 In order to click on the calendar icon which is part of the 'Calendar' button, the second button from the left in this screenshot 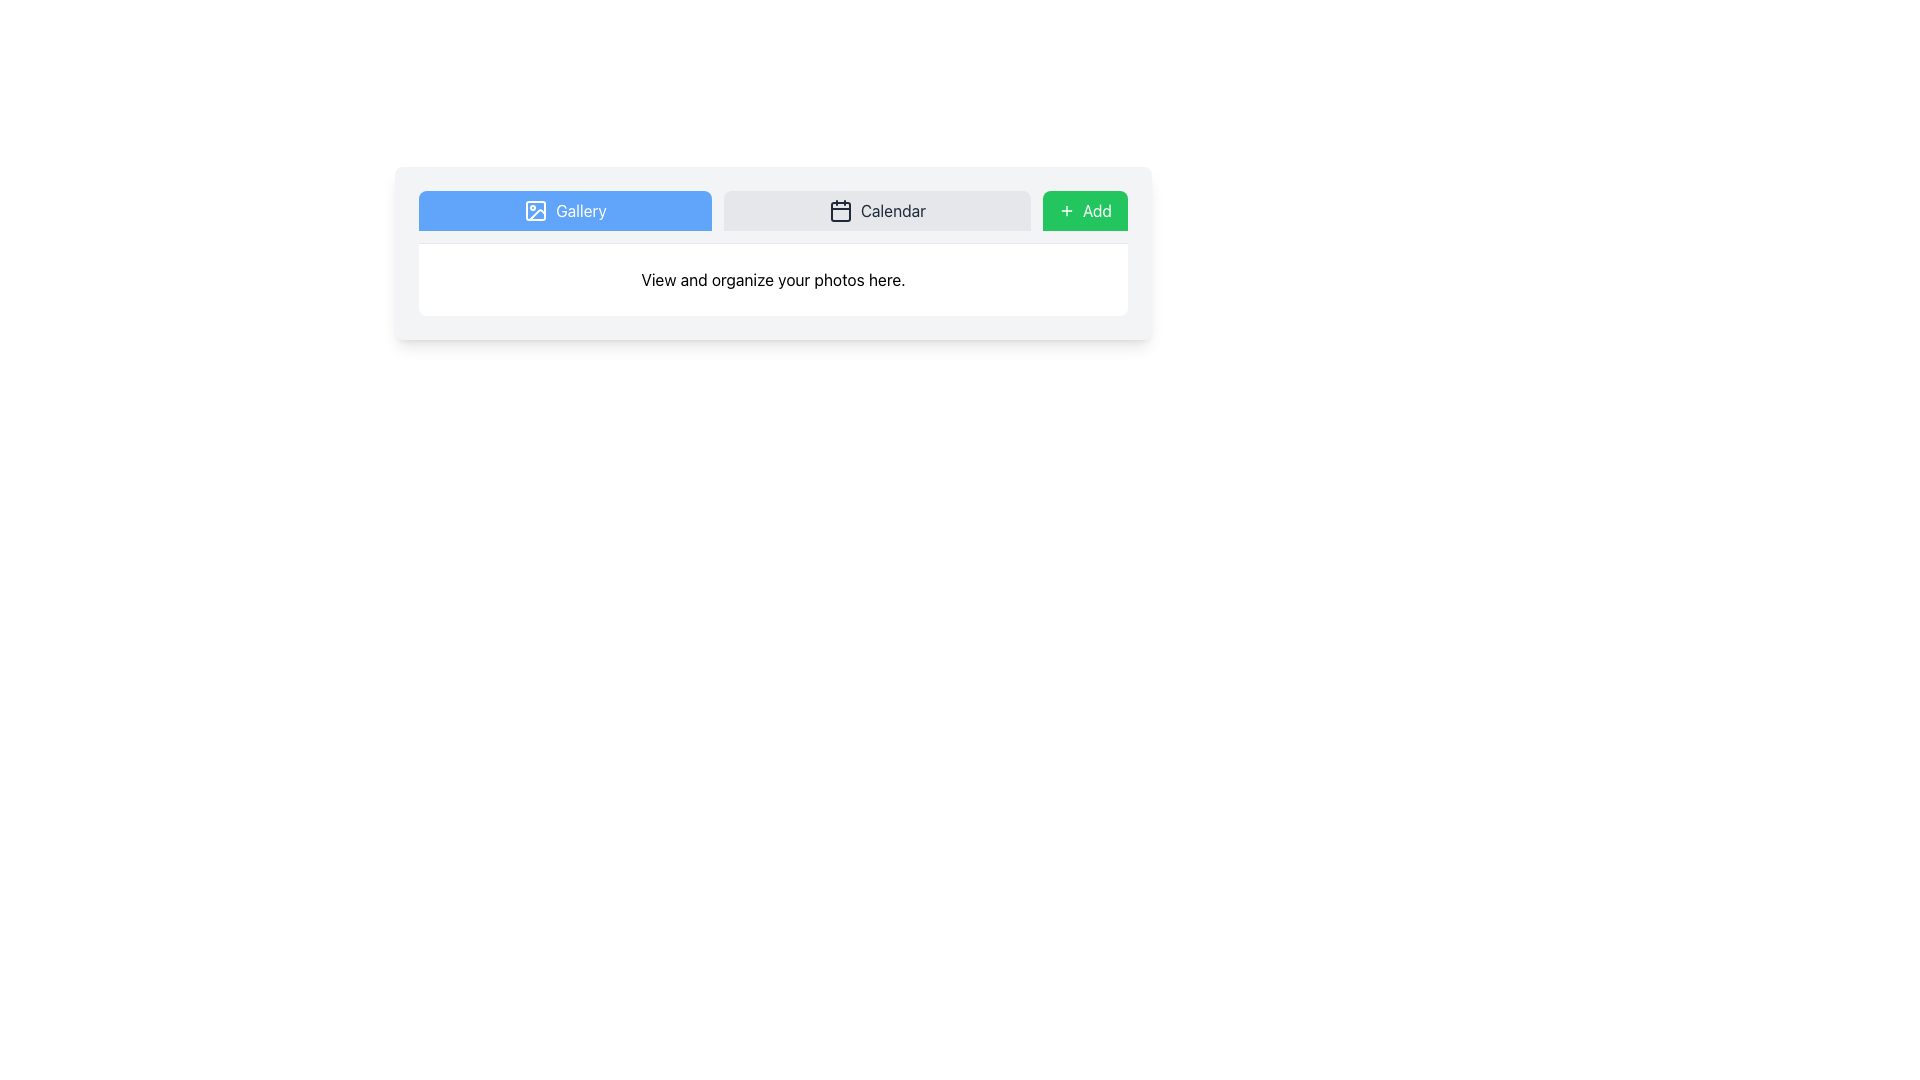, I will do `click(840, 211)`.